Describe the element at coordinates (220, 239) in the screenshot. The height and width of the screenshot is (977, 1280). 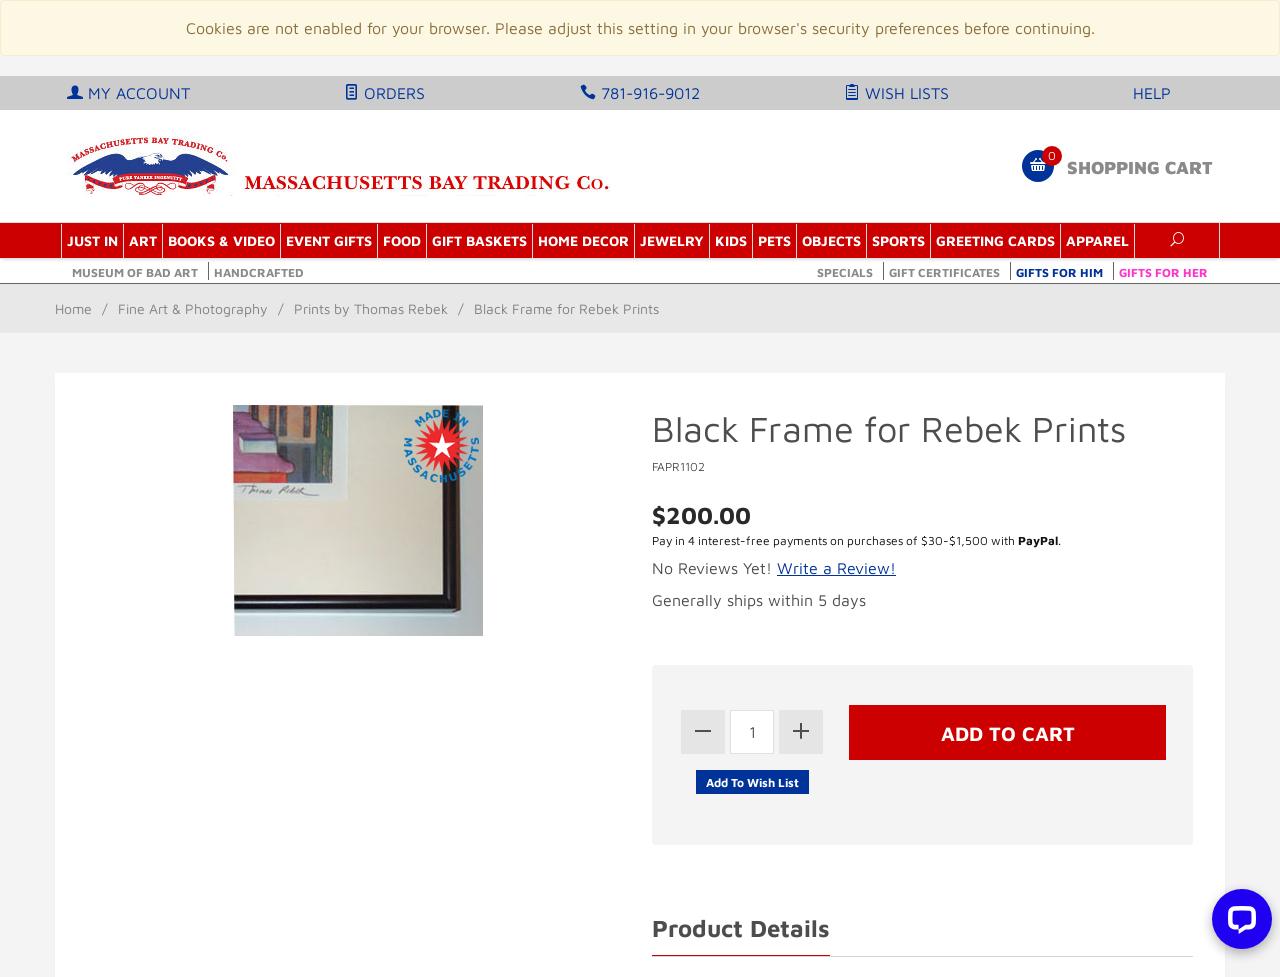
I see `'Books & Video'` at that location.